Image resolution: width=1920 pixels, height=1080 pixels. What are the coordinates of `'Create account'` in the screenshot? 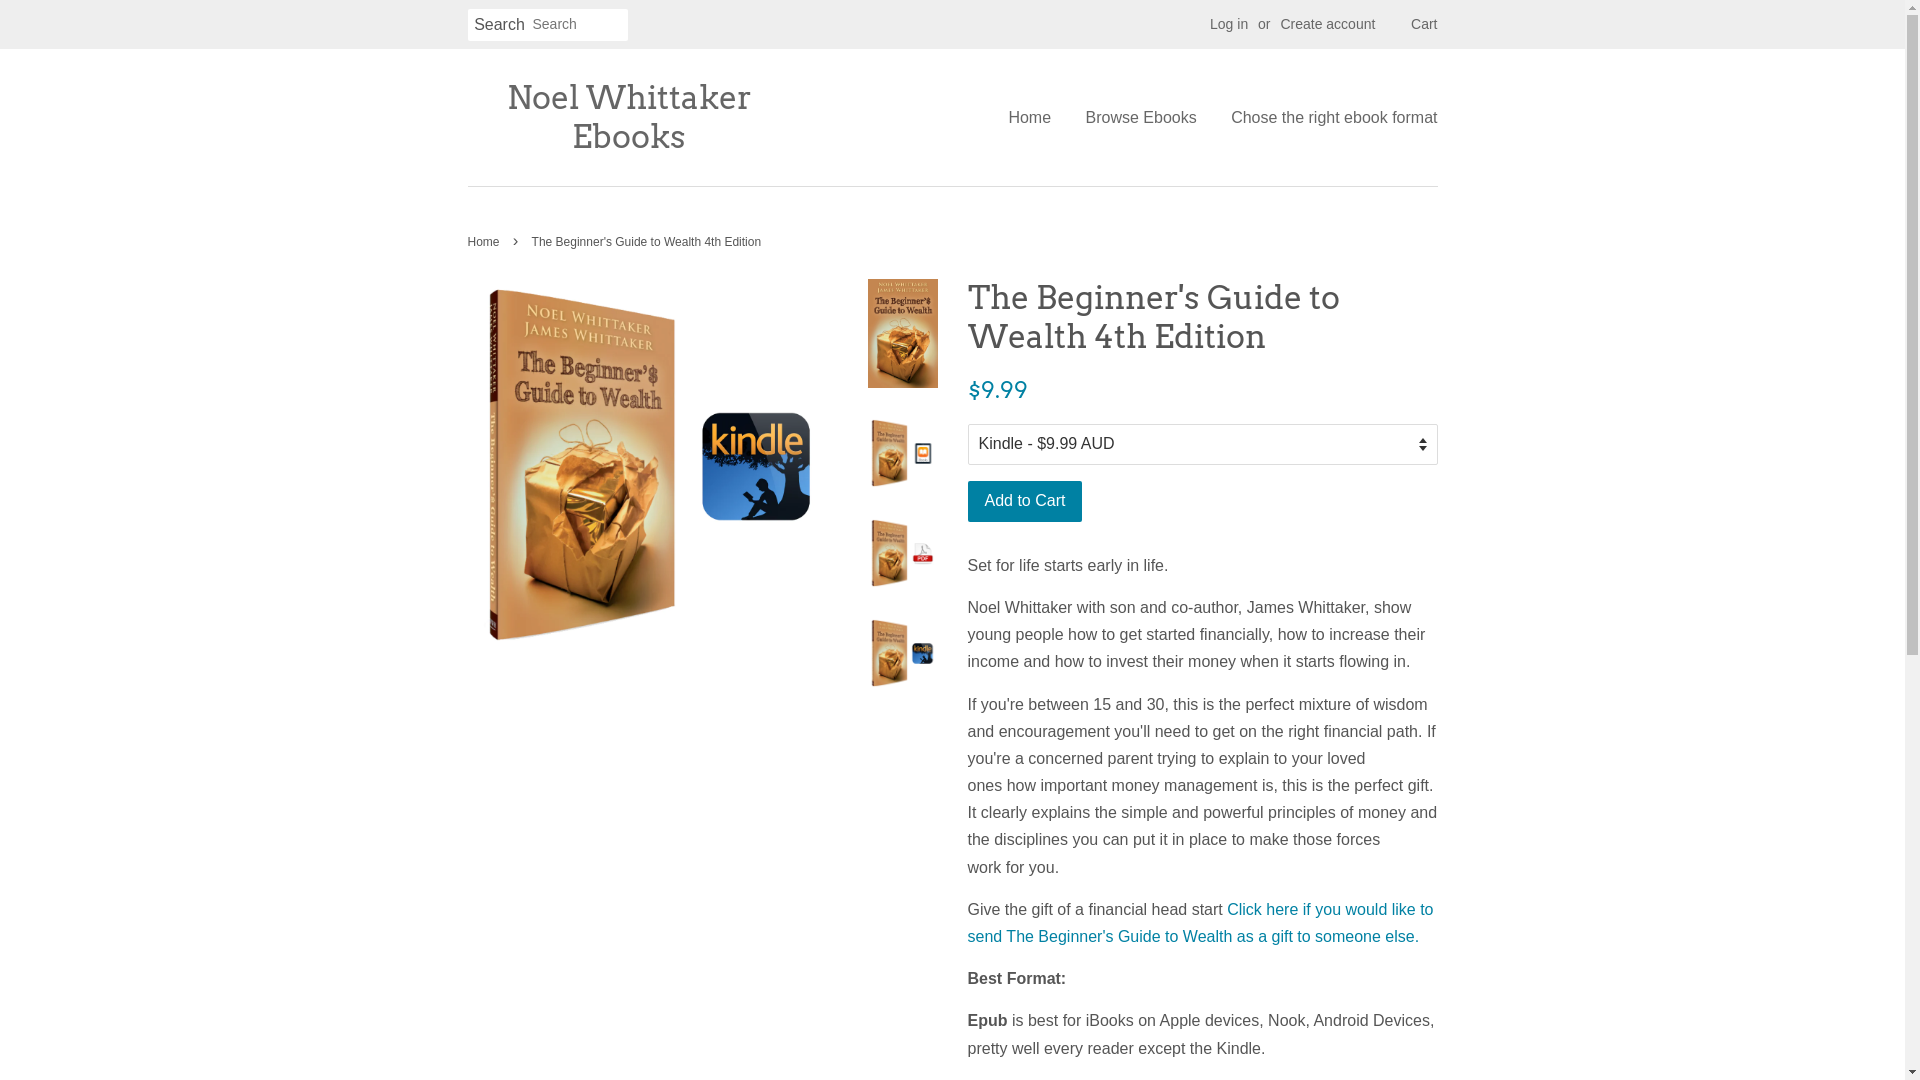 It's located at (1327, 23).